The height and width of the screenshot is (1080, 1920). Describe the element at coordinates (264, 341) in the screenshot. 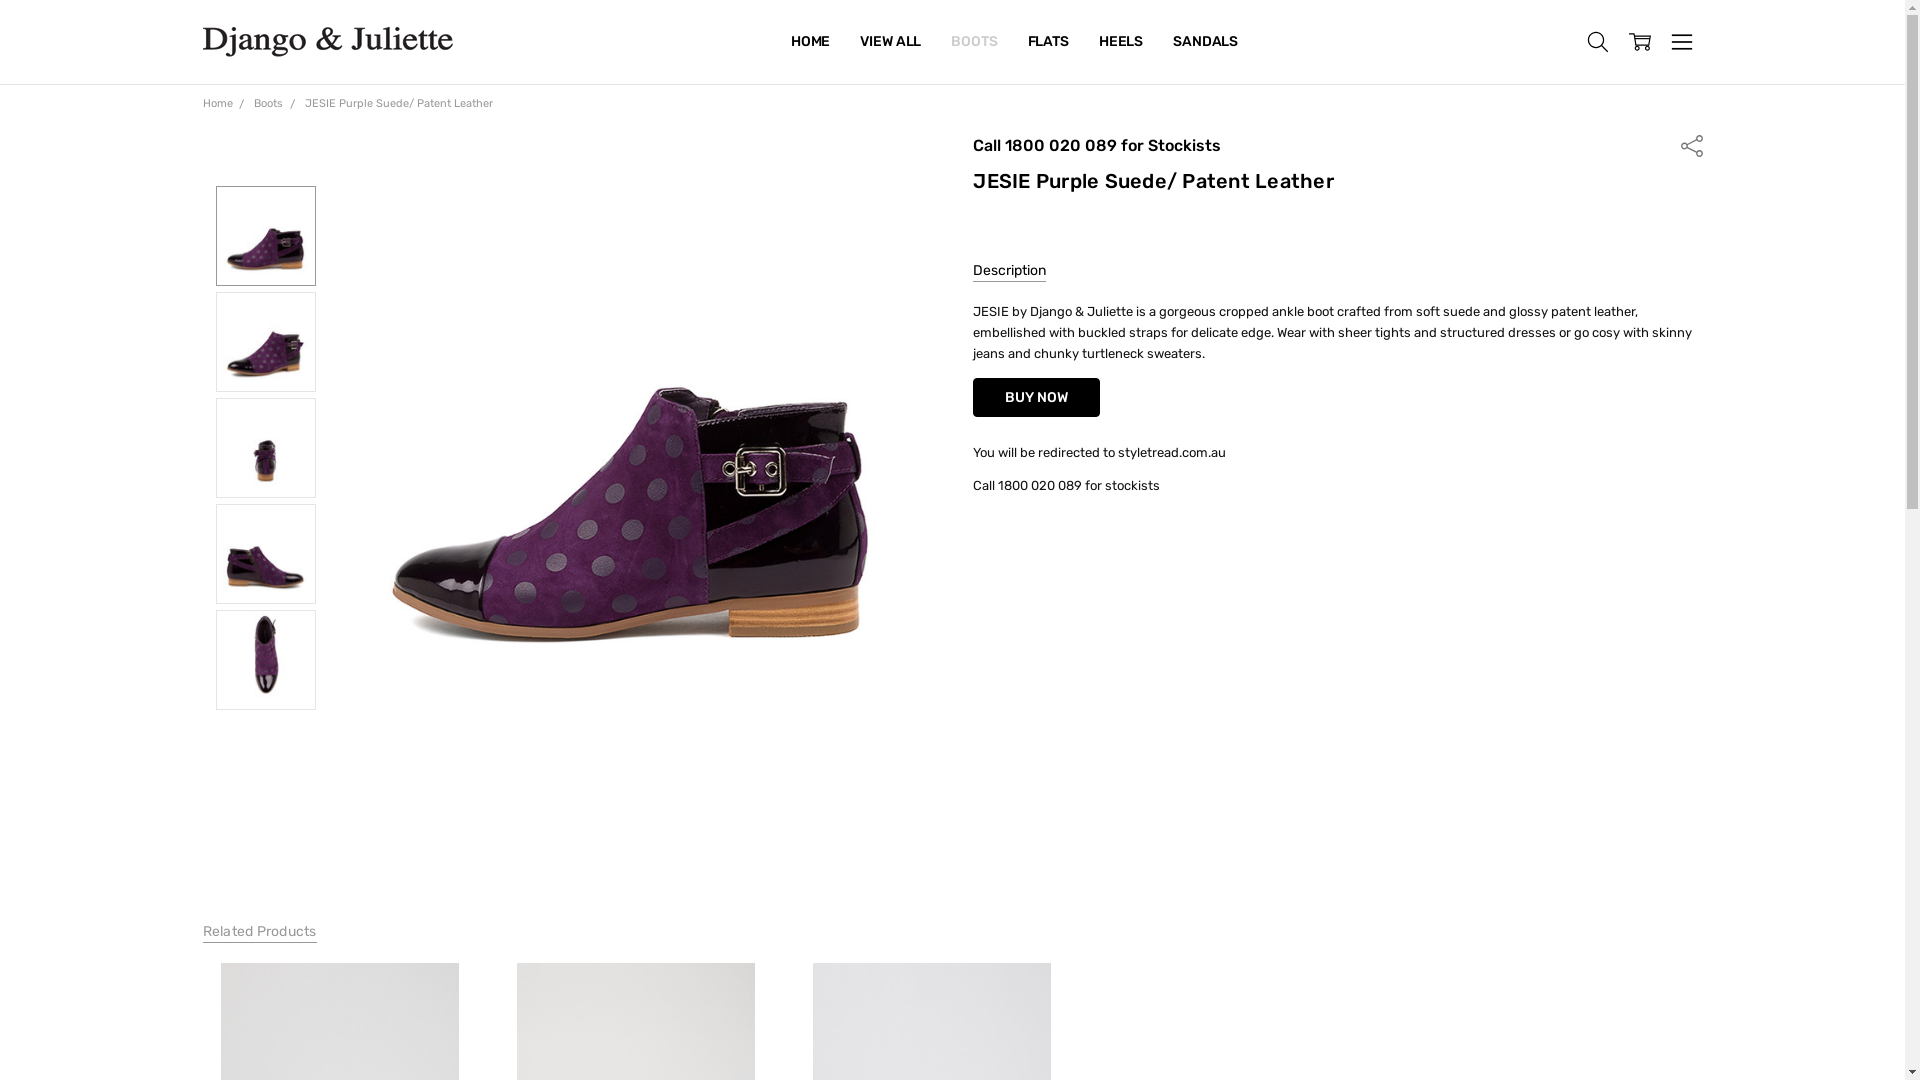

I see `'JESIE Purple Suede/ Patent Leather'` at that location.